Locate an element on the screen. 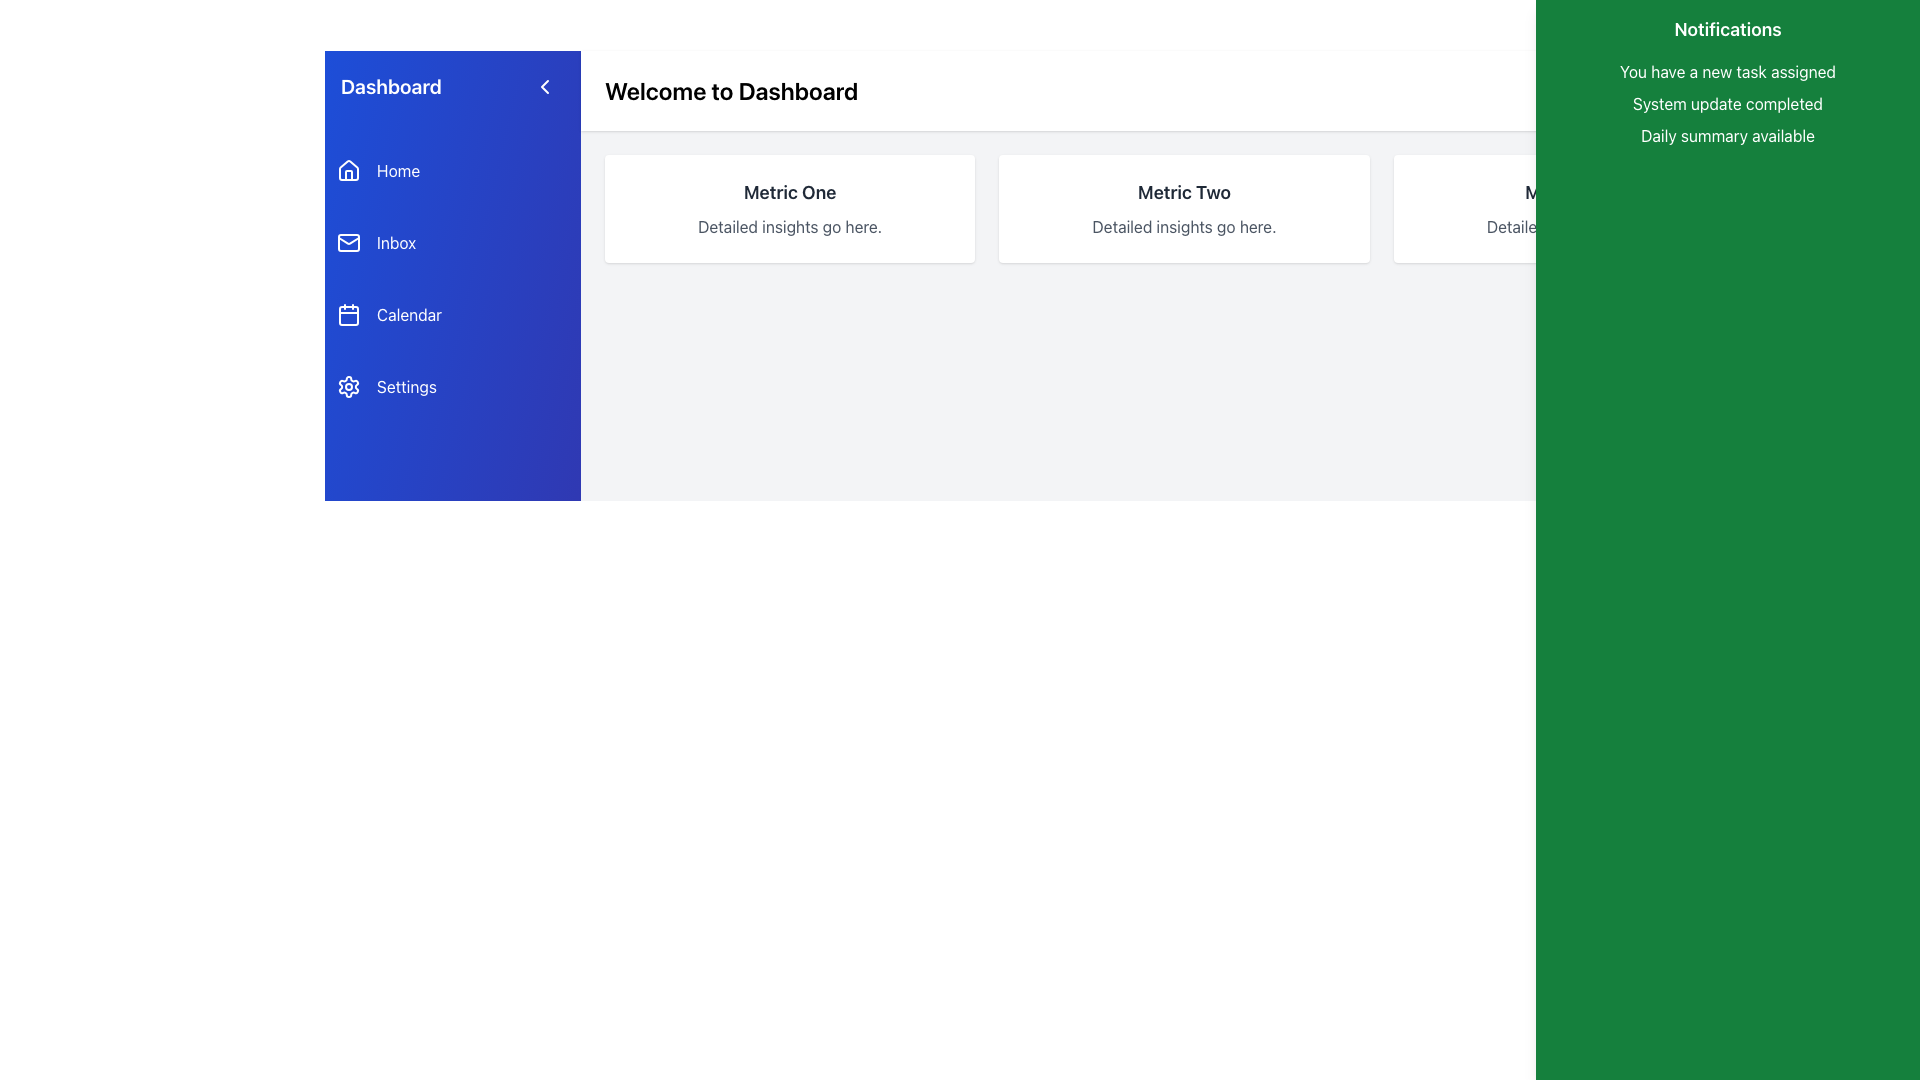  the first menu item in the vertical sidebar menu is located at coordinates (451, 169).